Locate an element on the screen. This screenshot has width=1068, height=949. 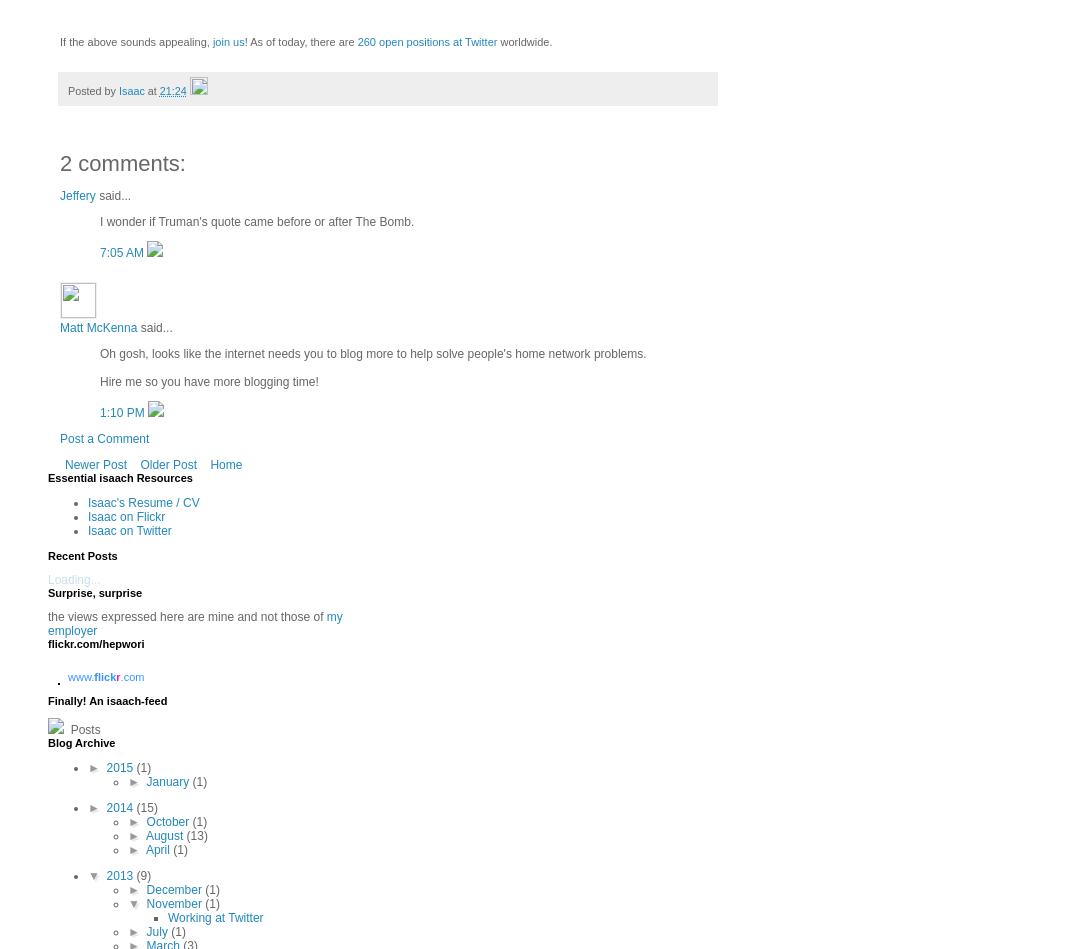
'Newer Post' is located at coordinates (95, 463).